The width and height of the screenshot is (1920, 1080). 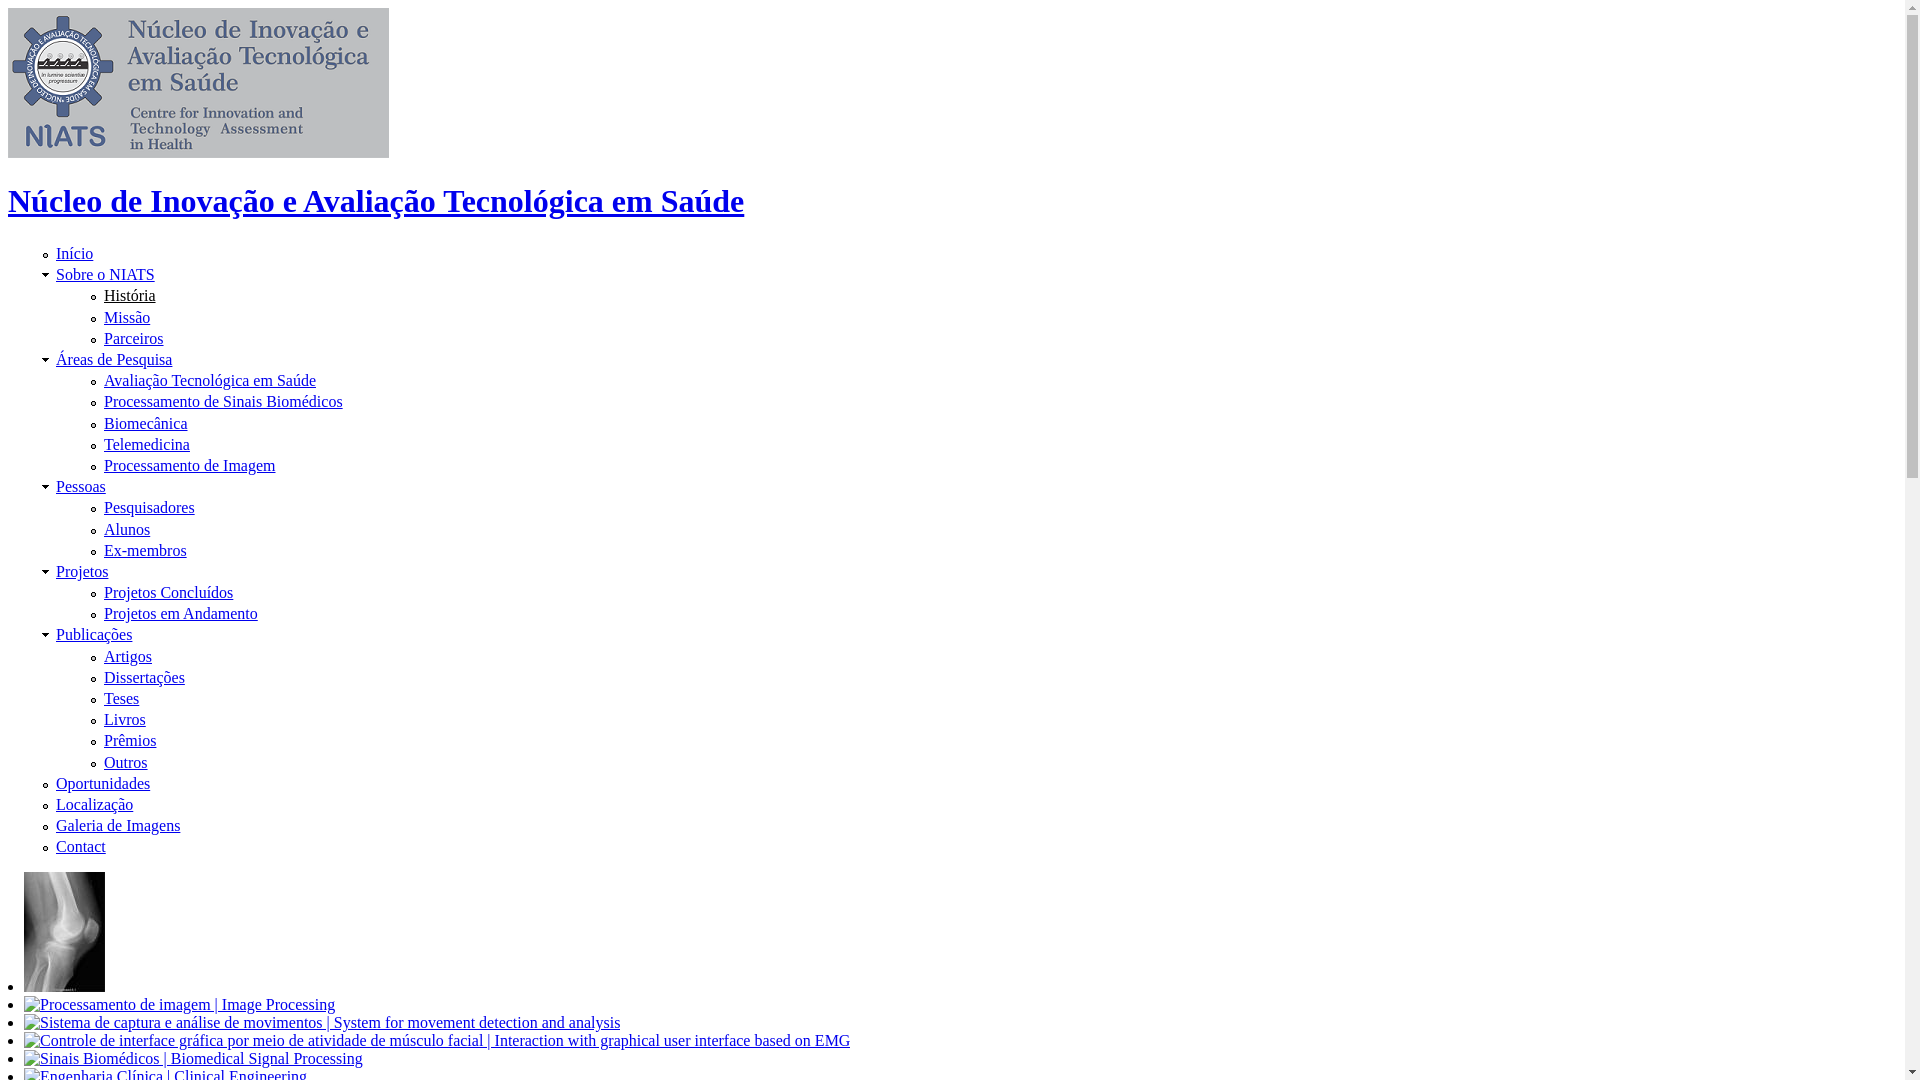 What do you see at coordinates (80, 846) in the screenshot?
I see `'Contact'` at bounding box center [80, 846].